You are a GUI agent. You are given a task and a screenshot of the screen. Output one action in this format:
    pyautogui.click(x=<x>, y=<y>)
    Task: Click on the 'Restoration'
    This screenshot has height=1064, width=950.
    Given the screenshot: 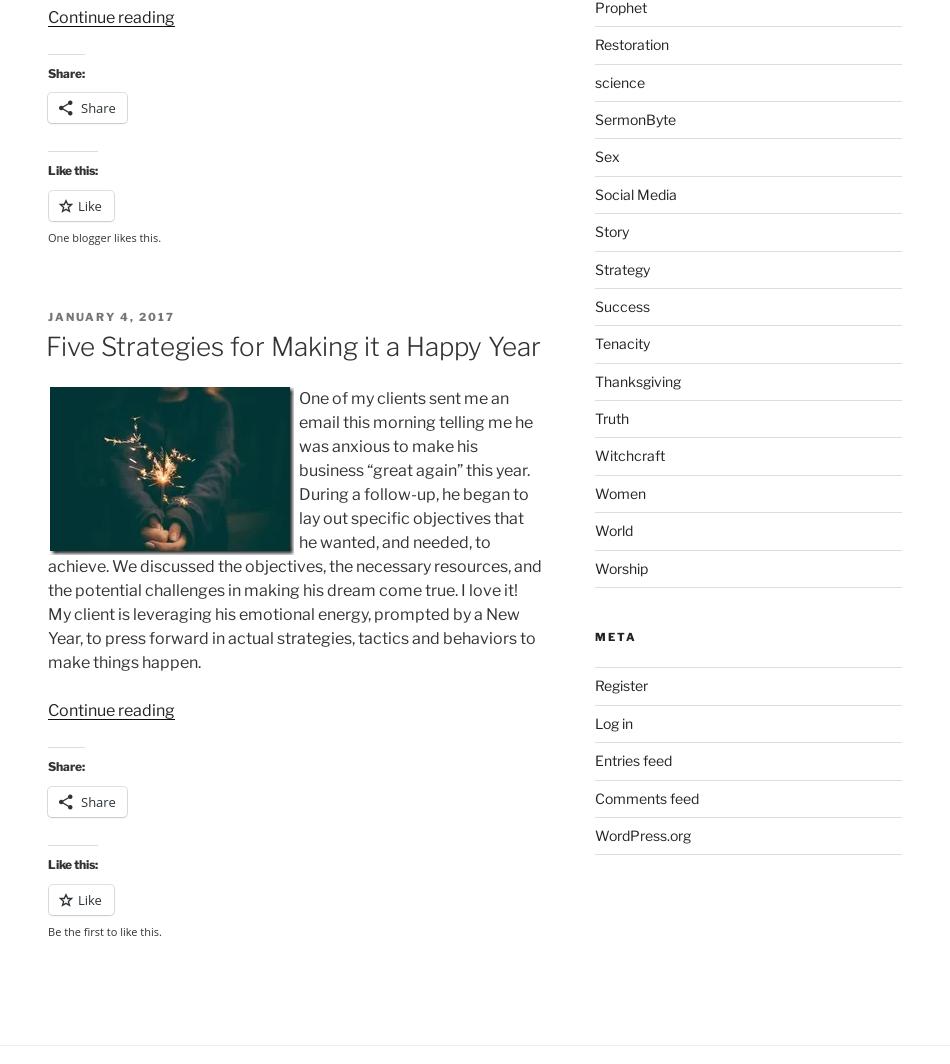 What is the action you would take?
    pyautogui.click(x=594, y=44)
    